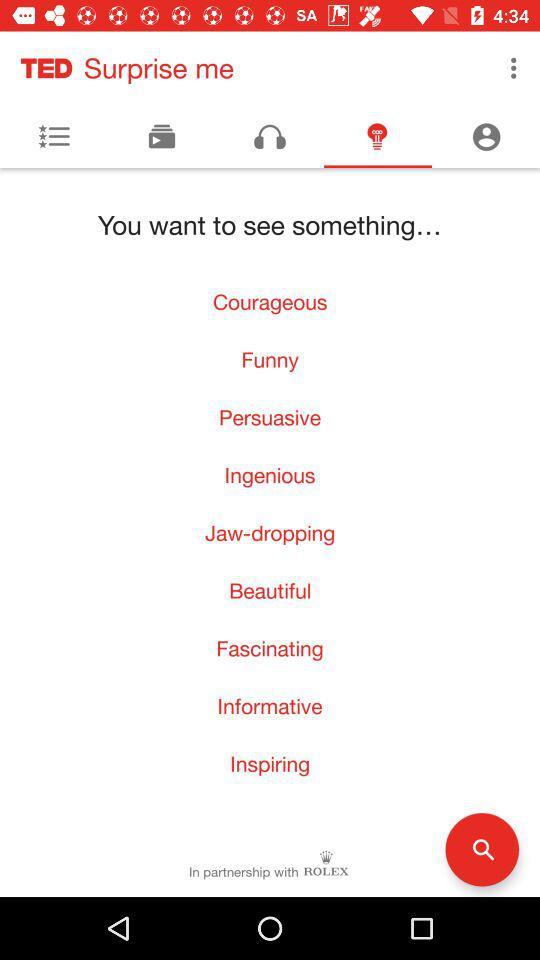 This screenshot has height=960, width=540. I want to click on the ingenious item, so click(270, 475).